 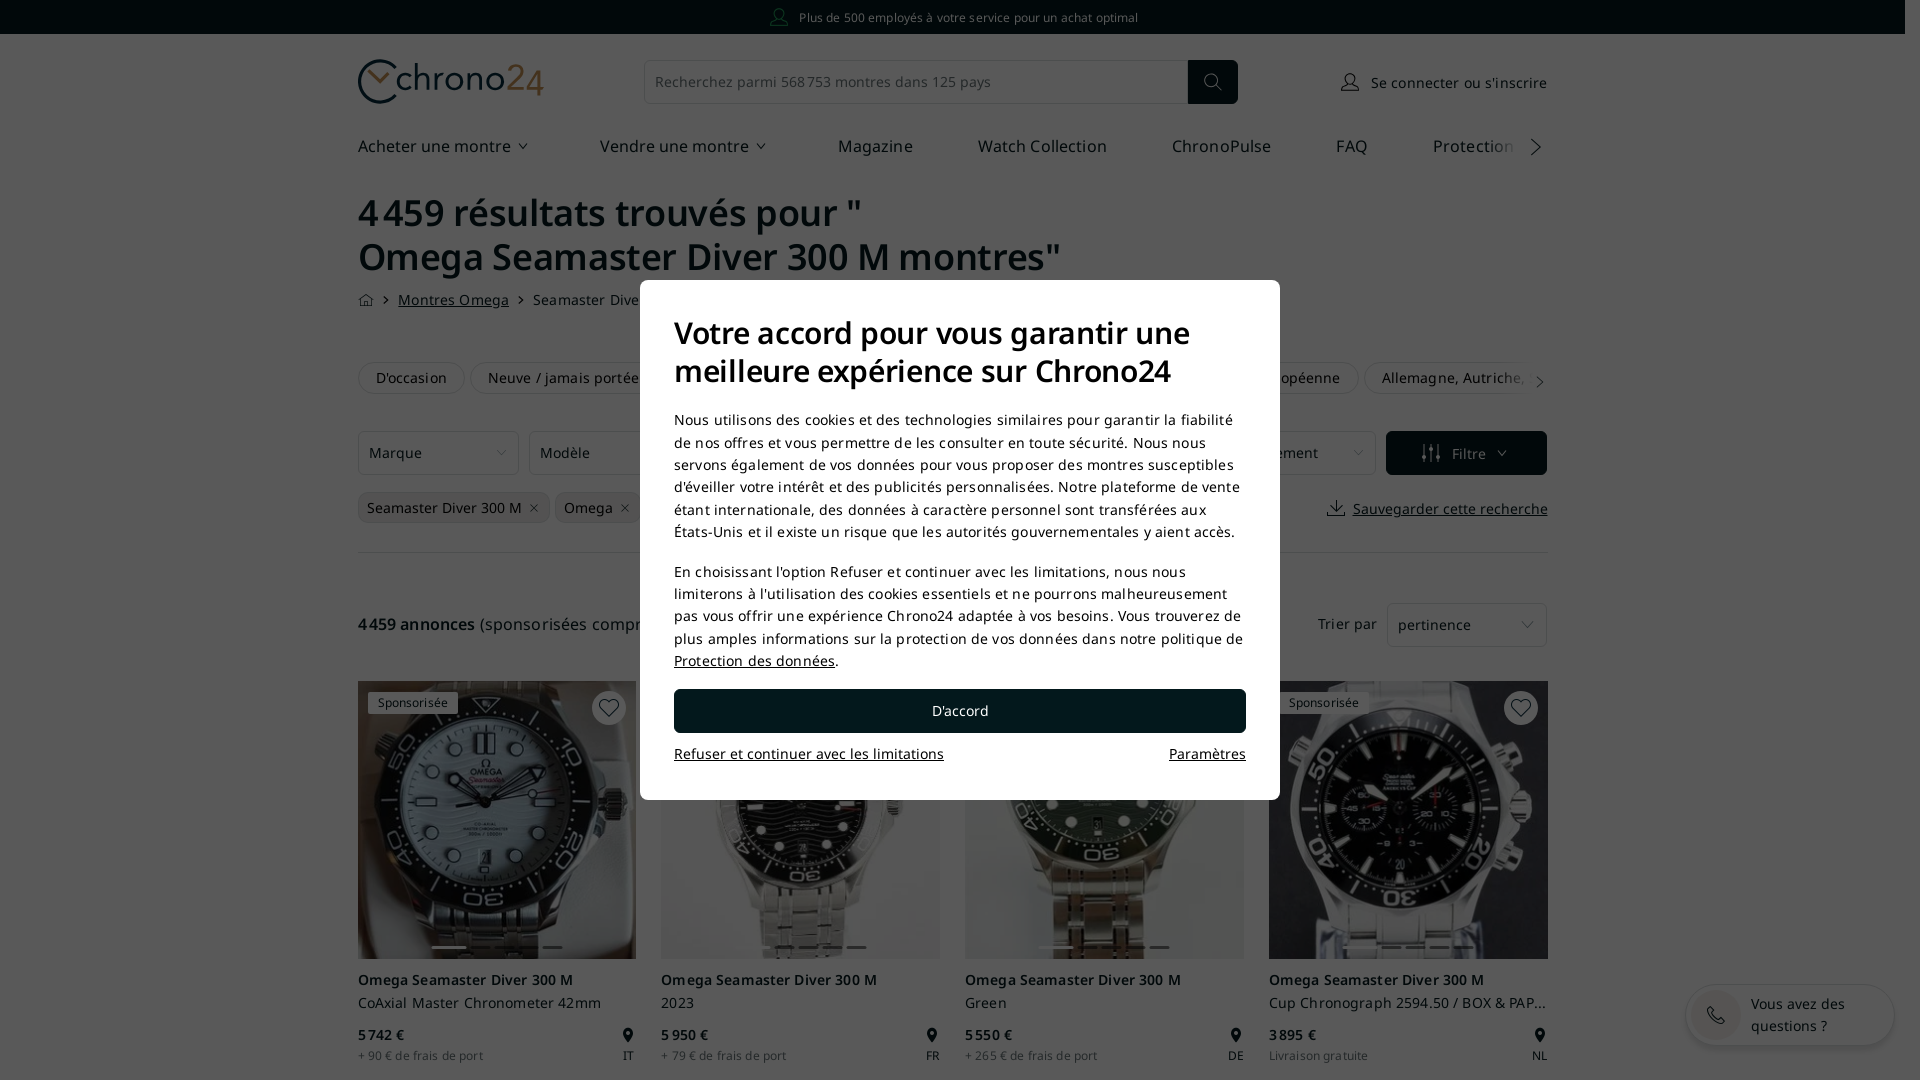 What do you see at coordinates (1432, 146) in the screenshot?
I see `'Protection des Acheteurs'` at bounding box center [1432, 146].